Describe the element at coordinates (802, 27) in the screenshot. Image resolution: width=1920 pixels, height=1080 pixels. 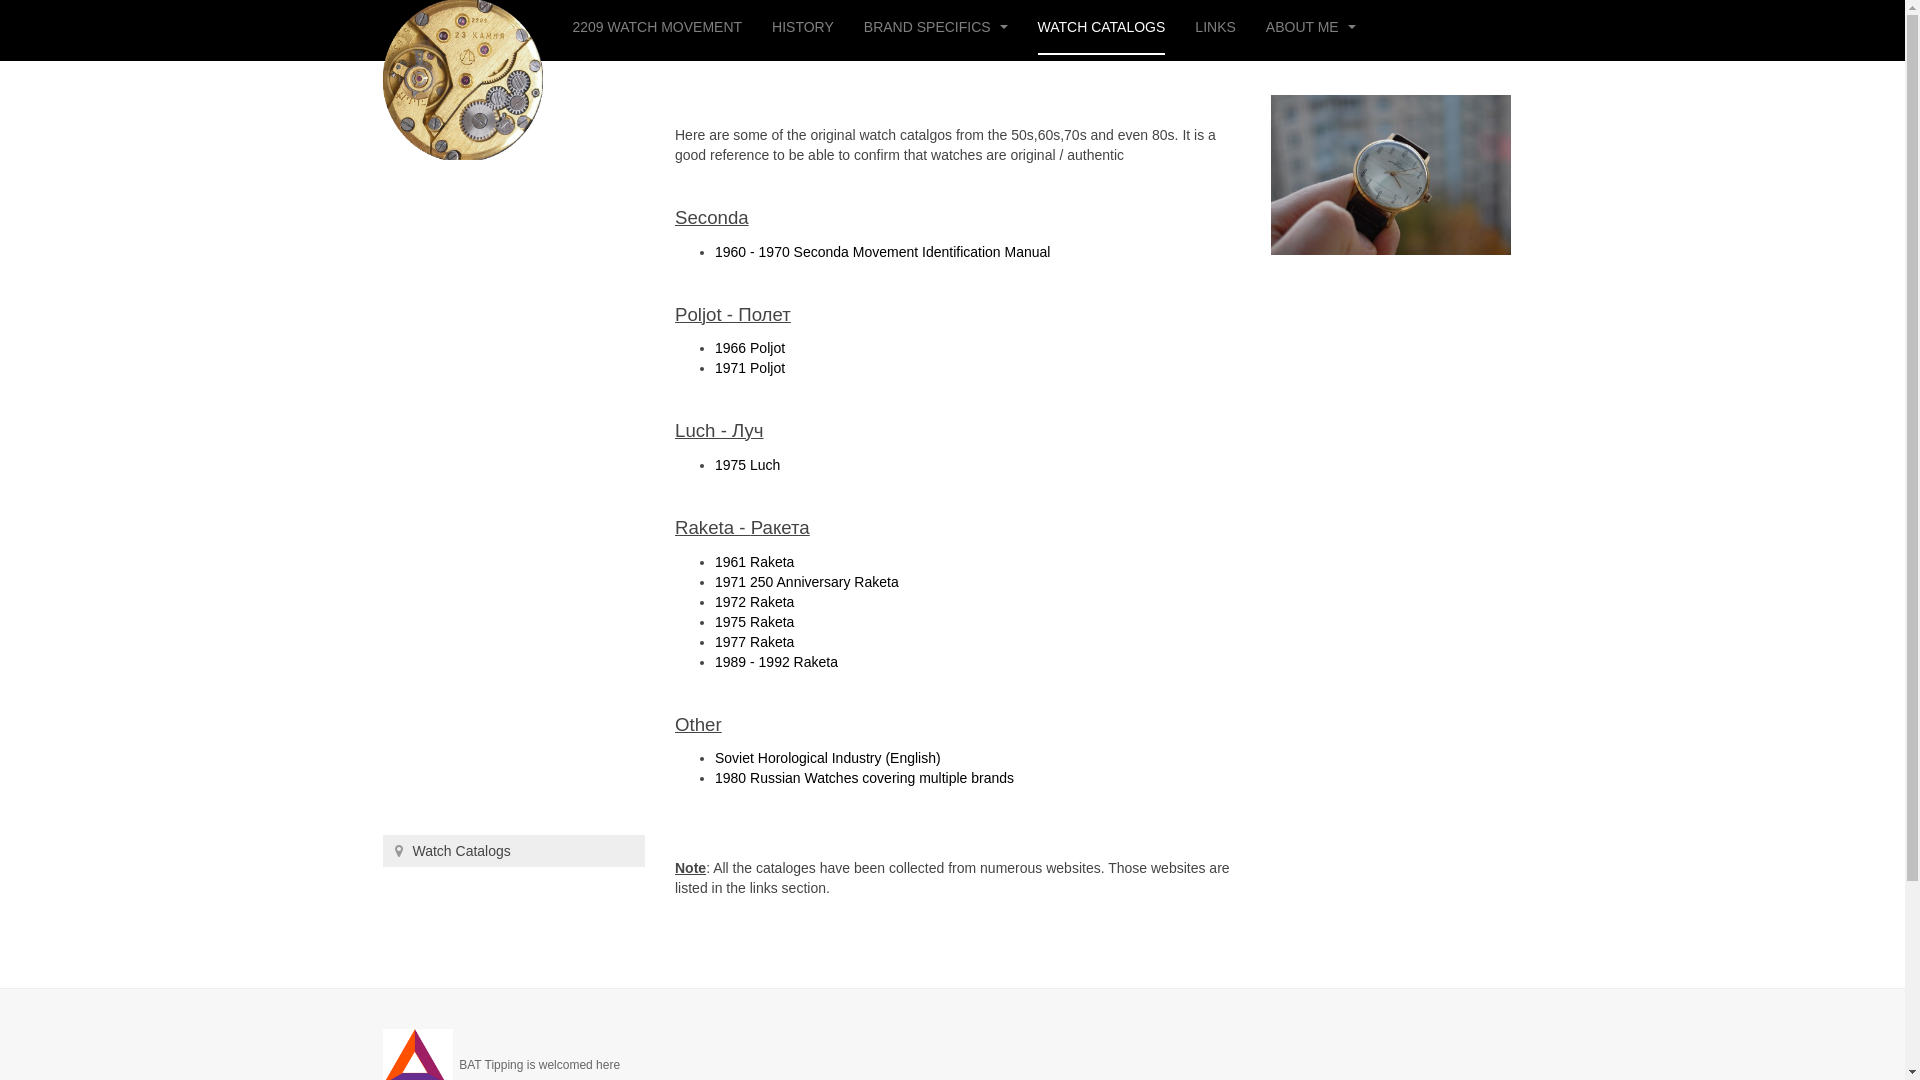
I see `'HISTORY'` at that location.